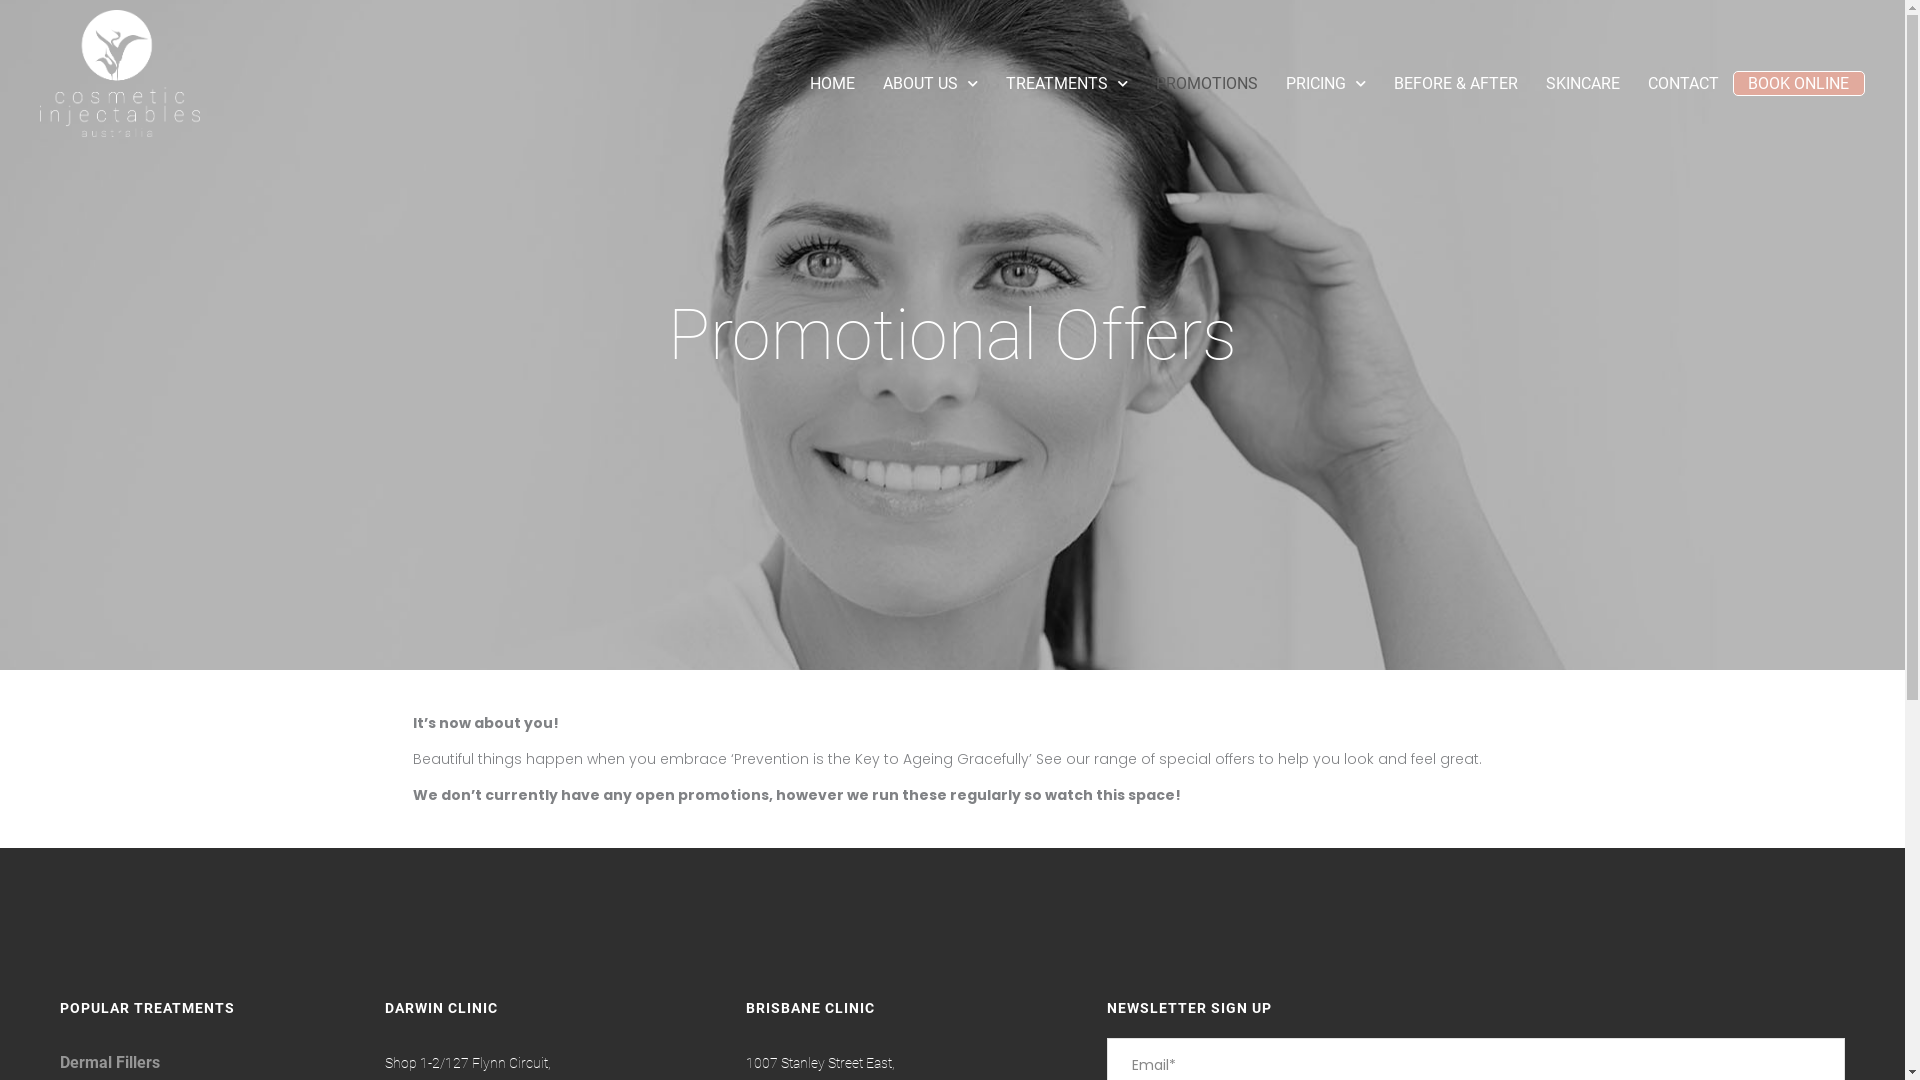 This screenshot has width=1920, height=1080. What do you see at coordinates (1746, 82) in the screenshot?
I see `'BOOK ONLINE'` at bounding box center [1746, 82].